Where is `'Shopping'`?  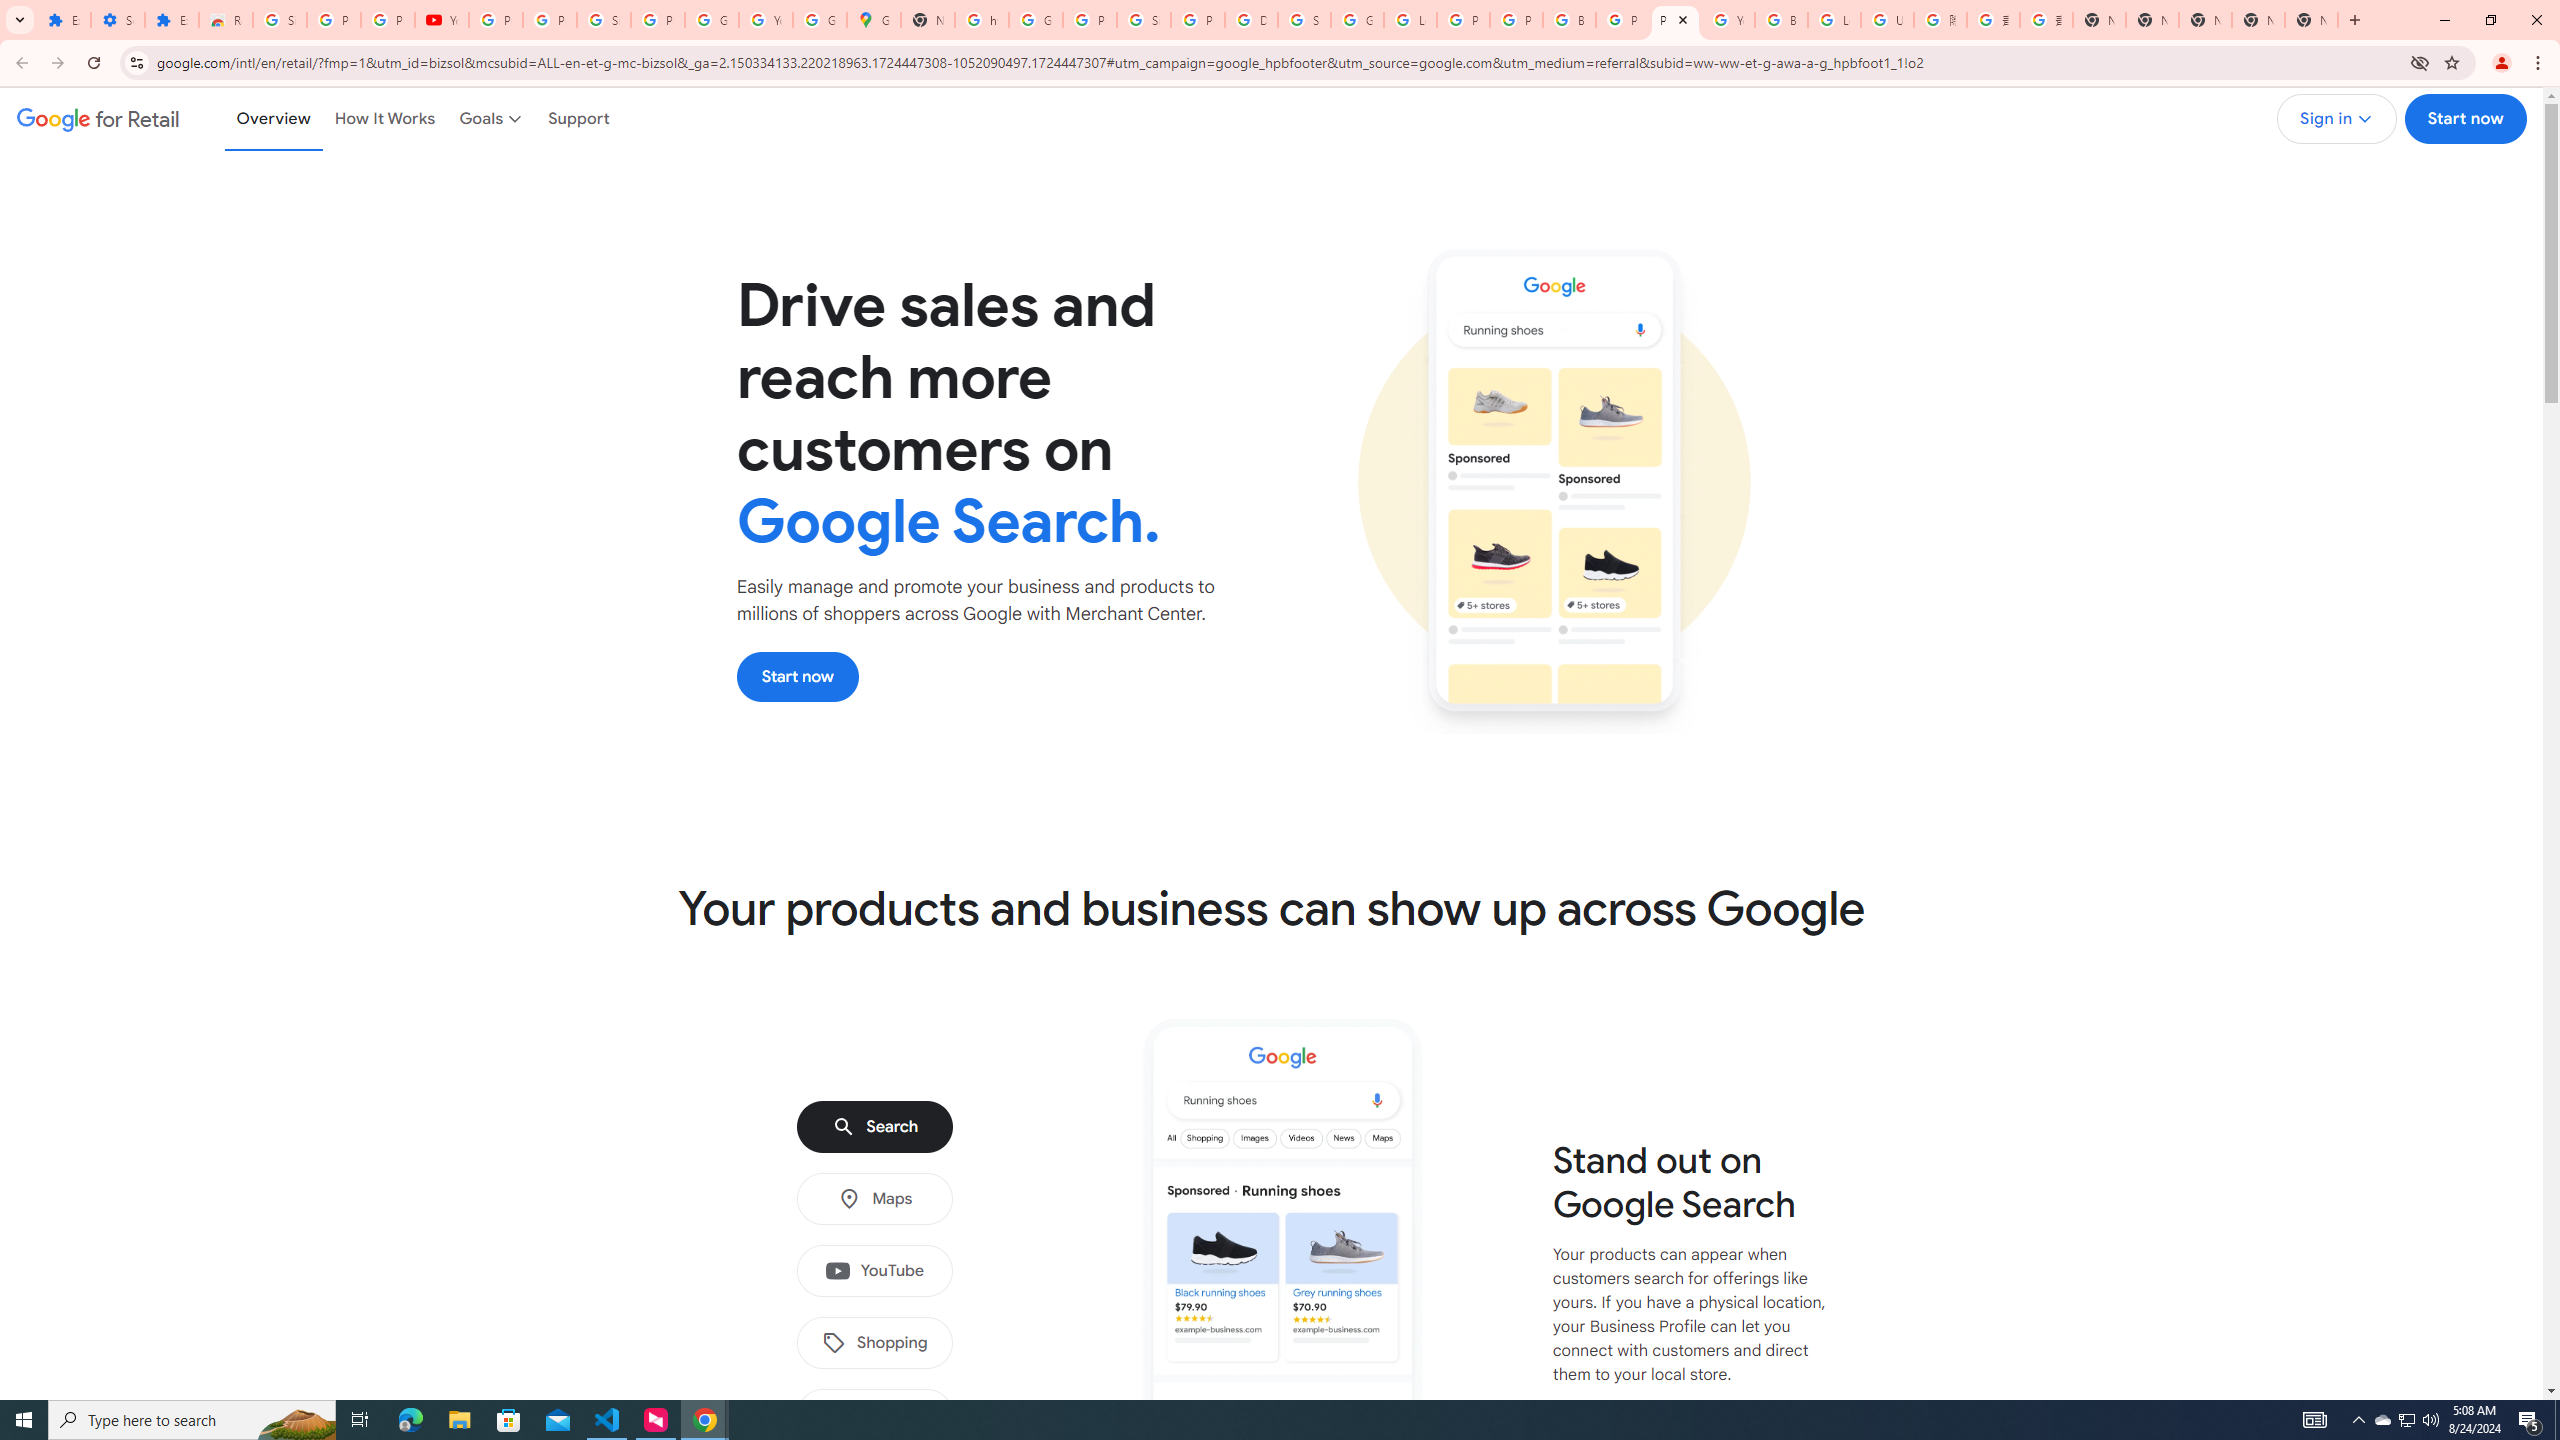 'Shopping' is located at coordinates (873, 1343).